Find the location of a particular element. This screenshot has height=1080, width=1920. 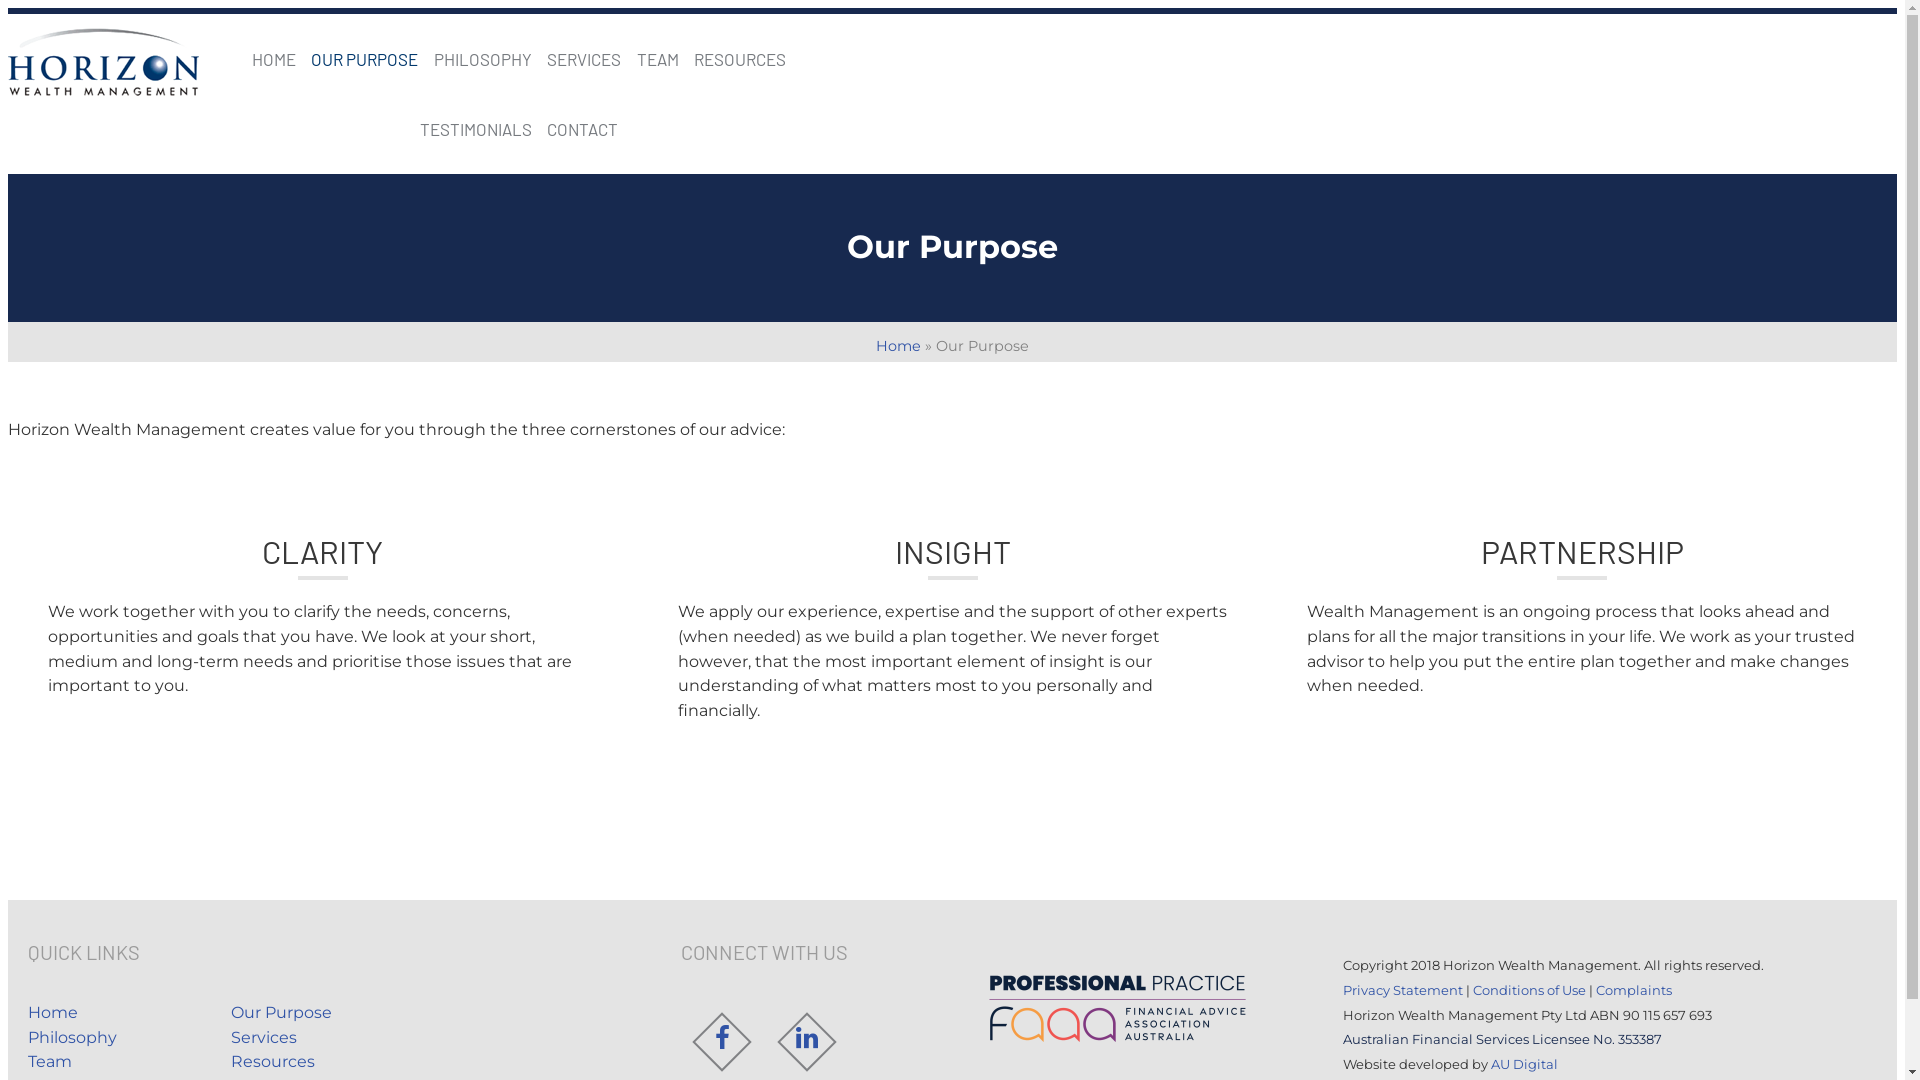

'CONTACT' is located at coordinates (581, 128).